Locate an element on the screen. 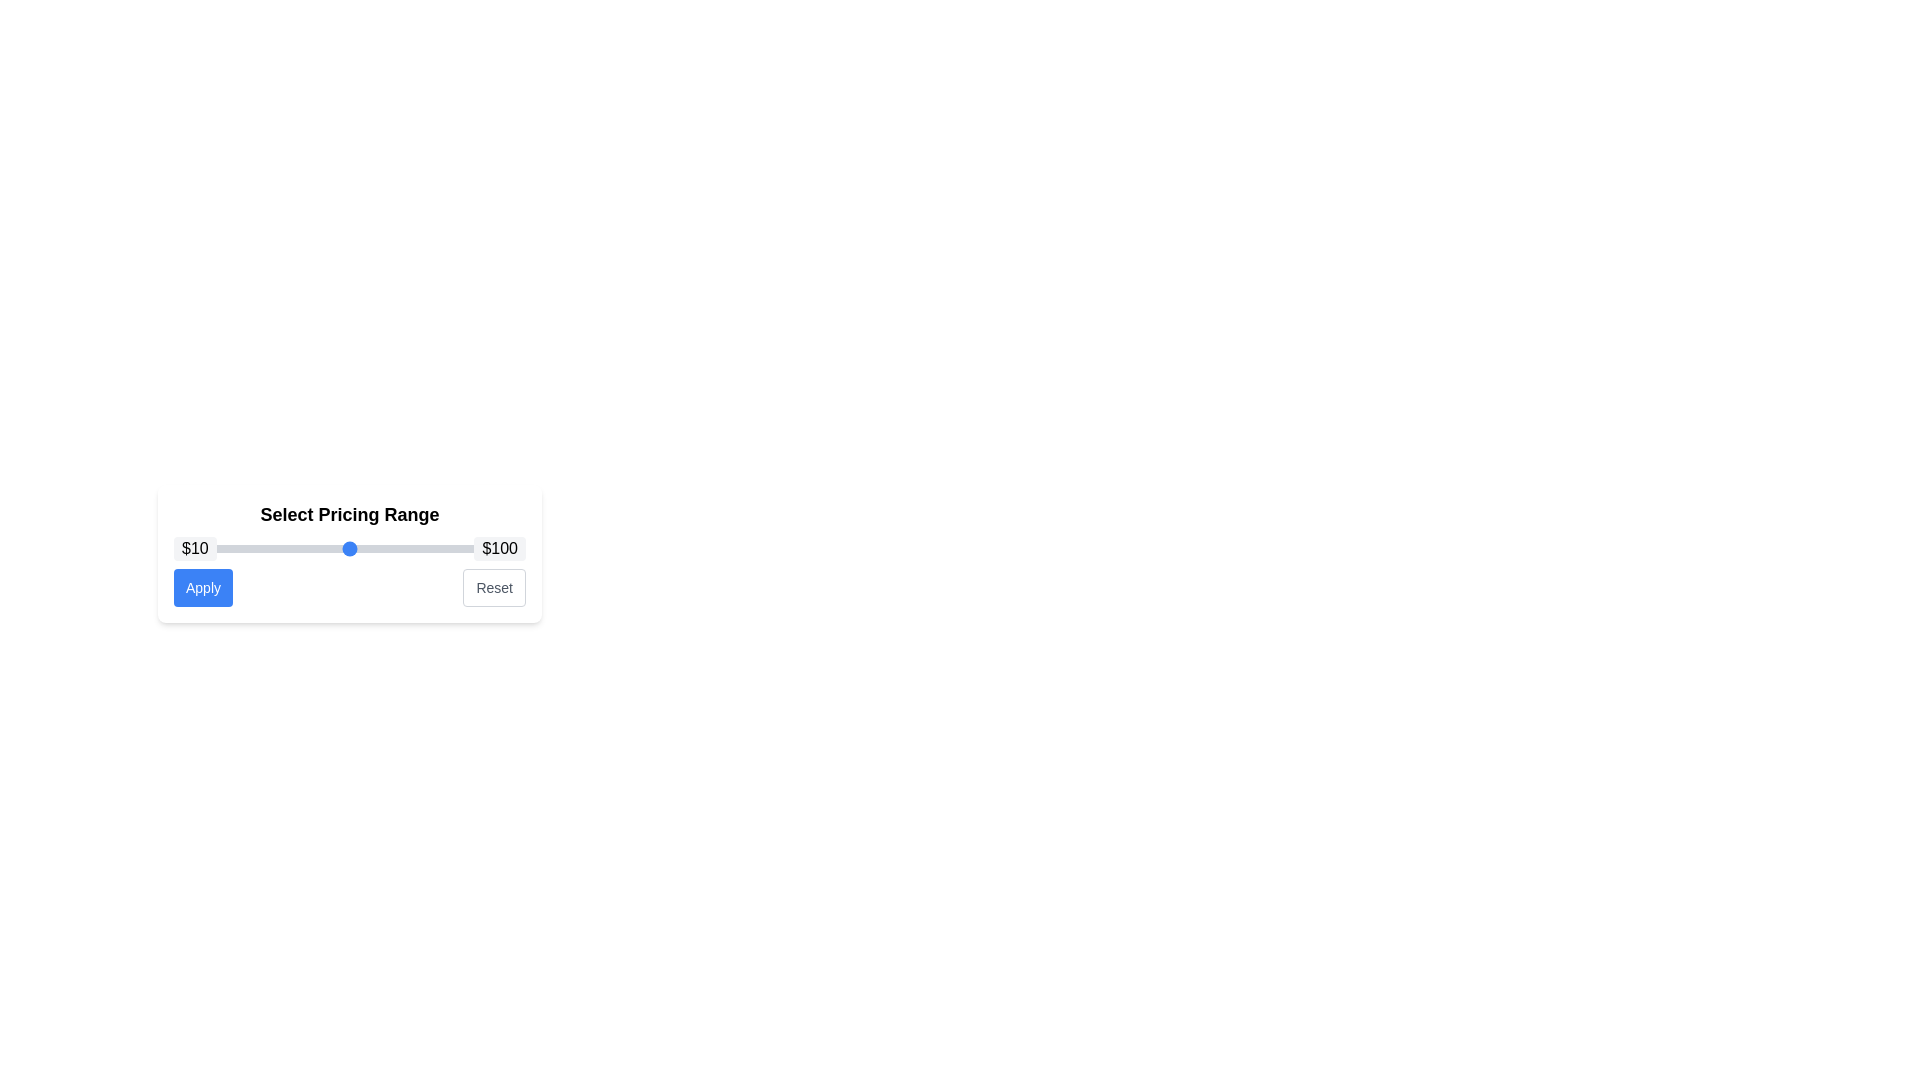 The width and height of the screenshot is (1920, 1080). the range slider located between the '$10' and '$100' labels is located at coordinates (350, 548).